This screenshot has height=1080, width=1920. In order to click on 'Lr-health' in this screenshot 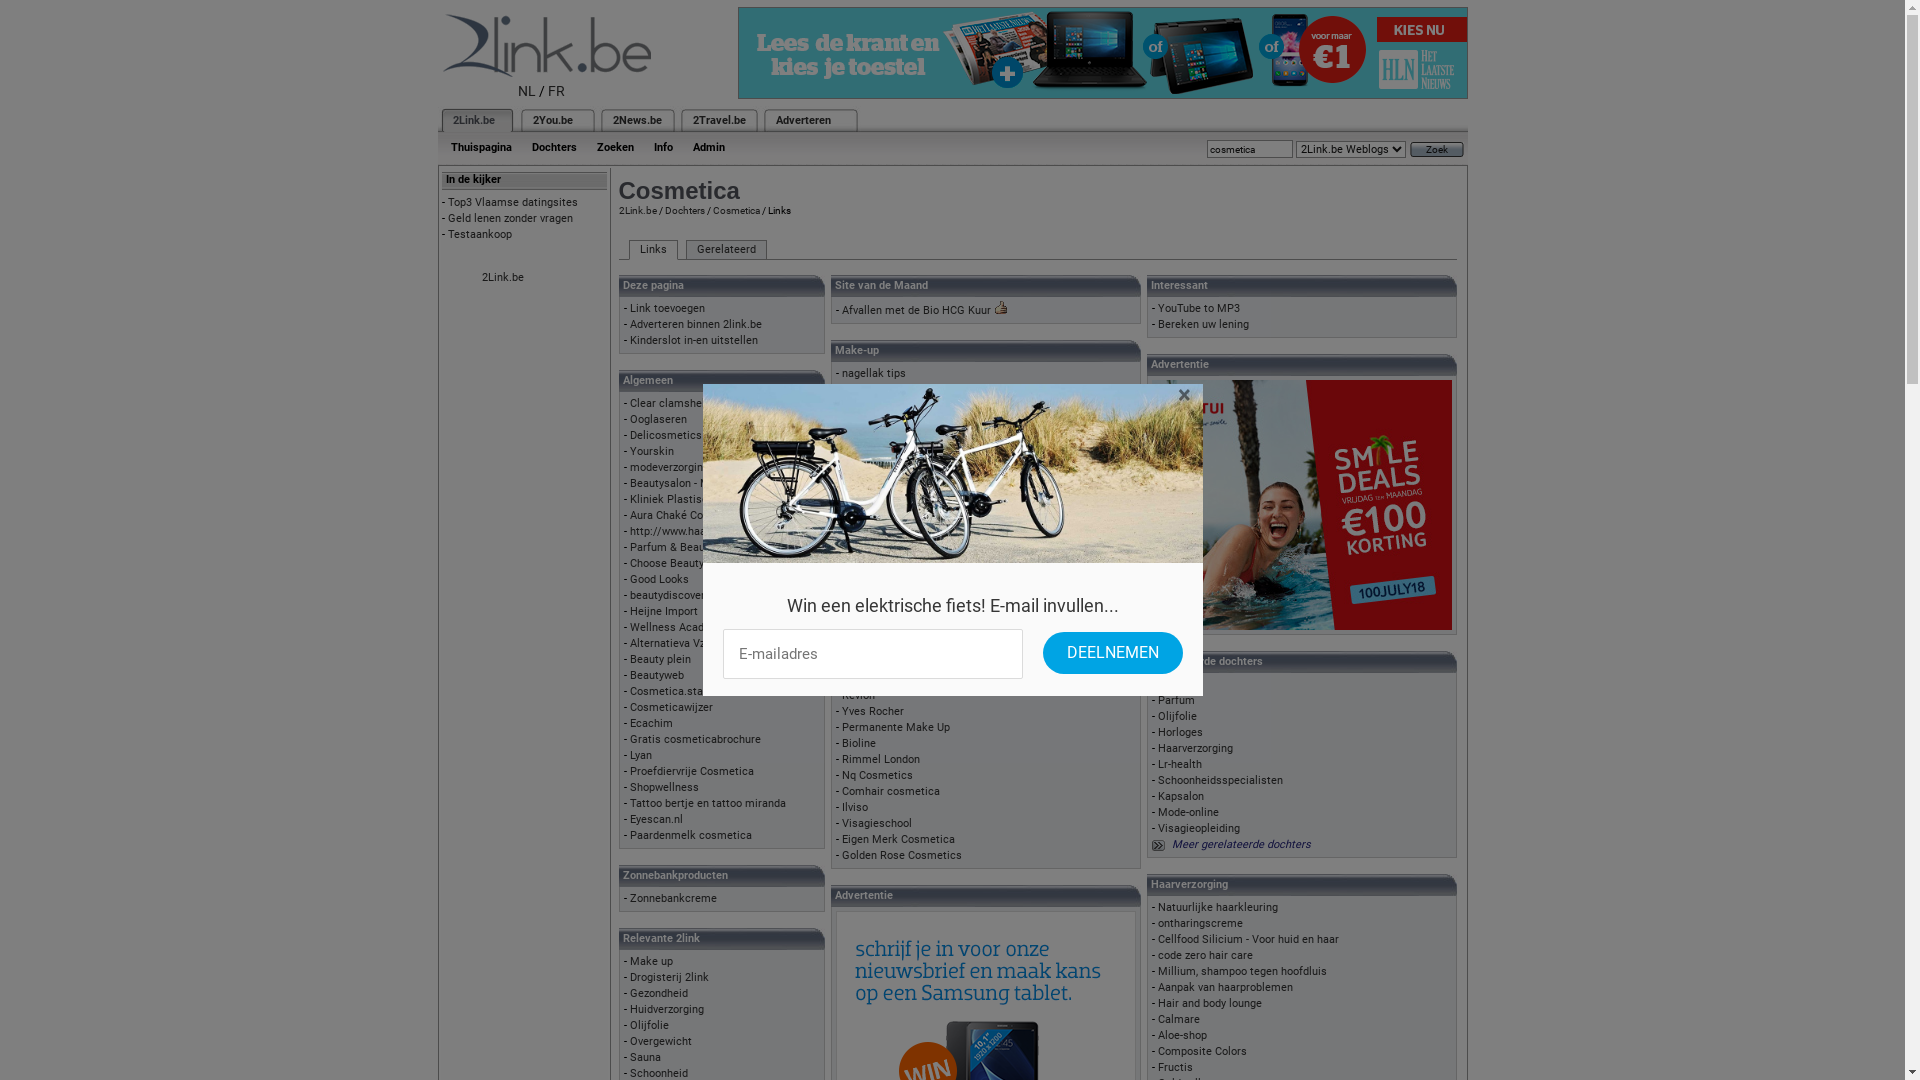, I will do `click(1180, 764)`.